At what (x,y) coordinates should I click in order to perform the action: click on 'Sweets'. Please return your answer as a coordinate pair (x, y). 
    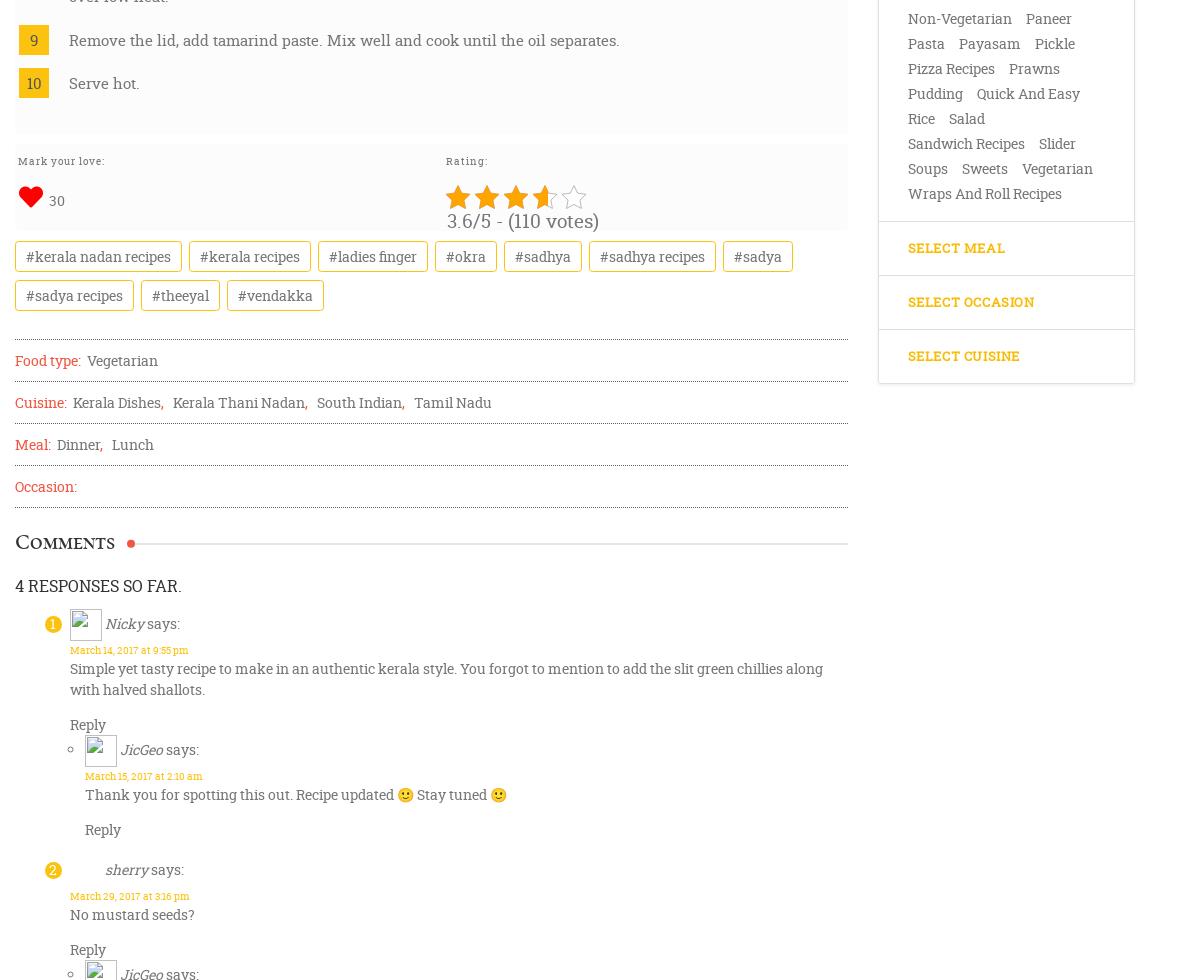
    Looking at the image, I should click on (983, 168).